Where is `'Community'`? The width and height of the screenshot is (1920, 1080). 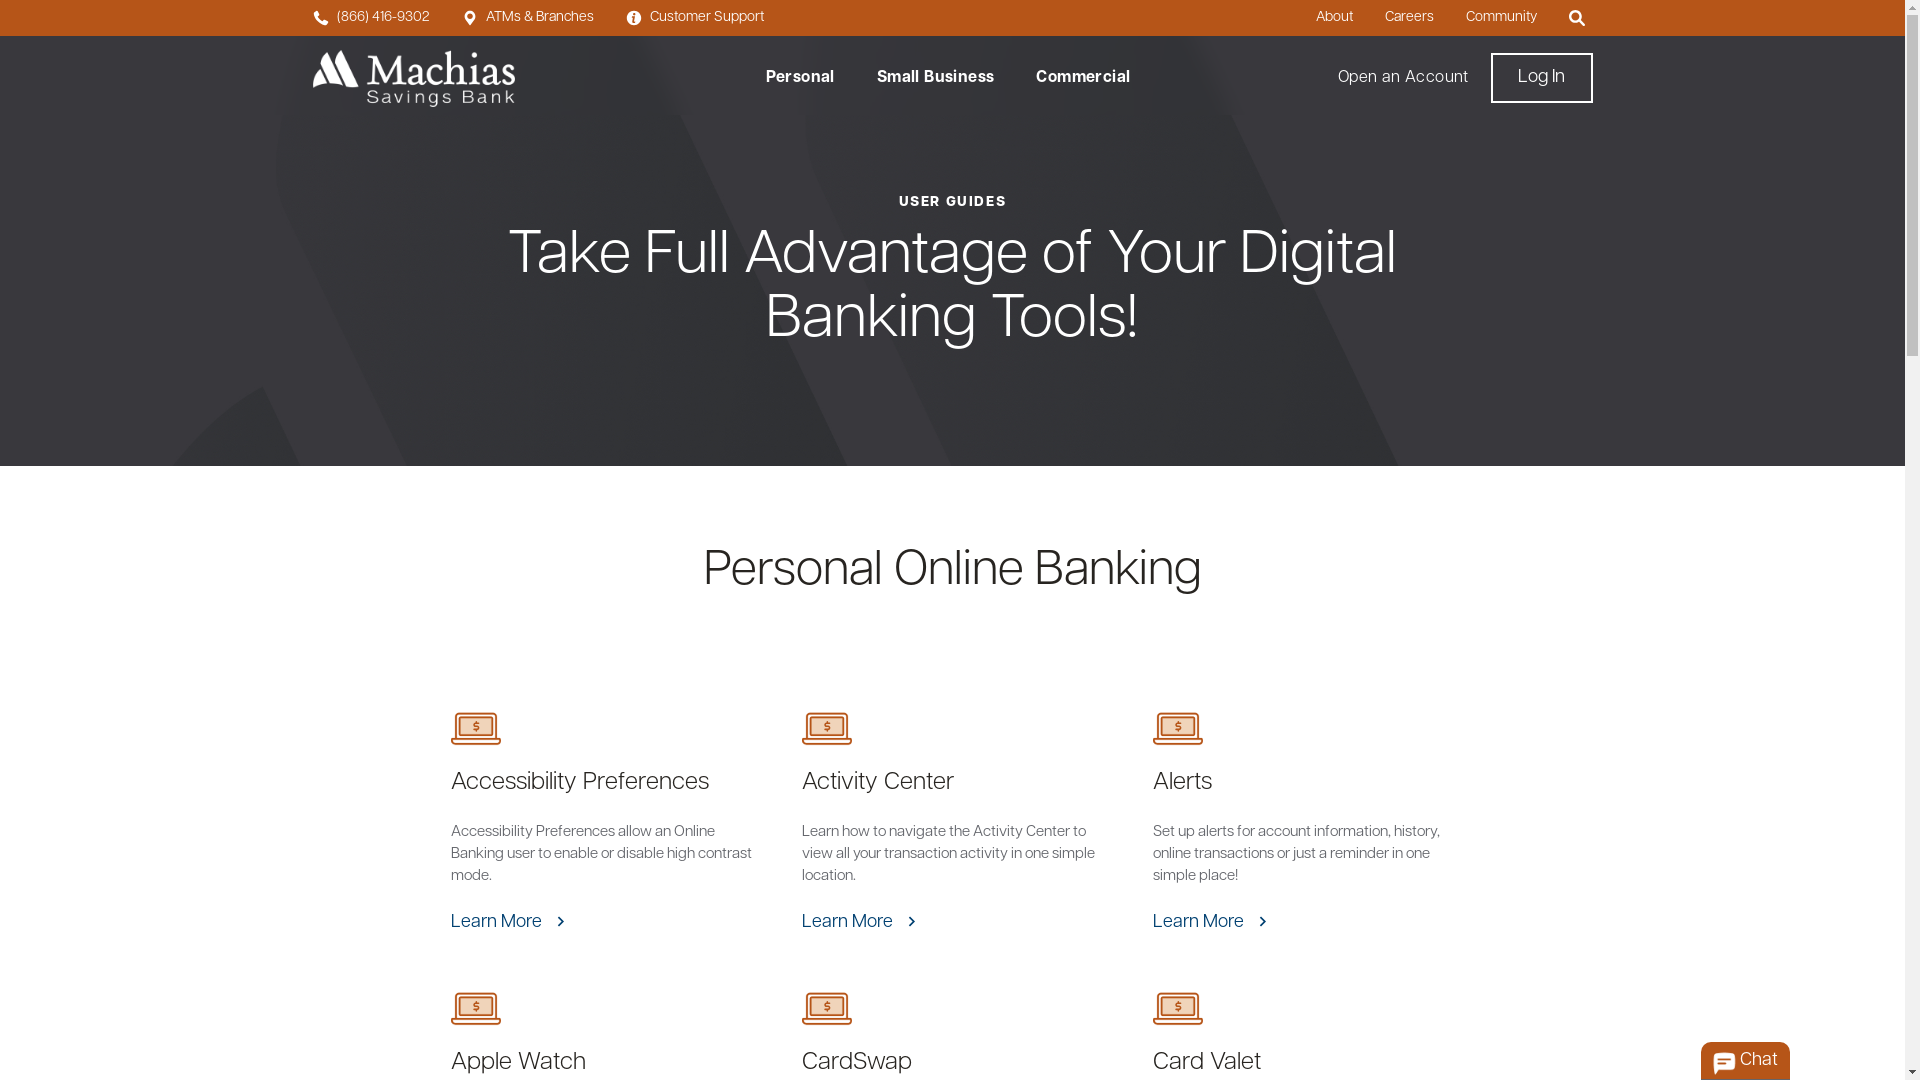
'Community' is located at coordinates (1501, 18).